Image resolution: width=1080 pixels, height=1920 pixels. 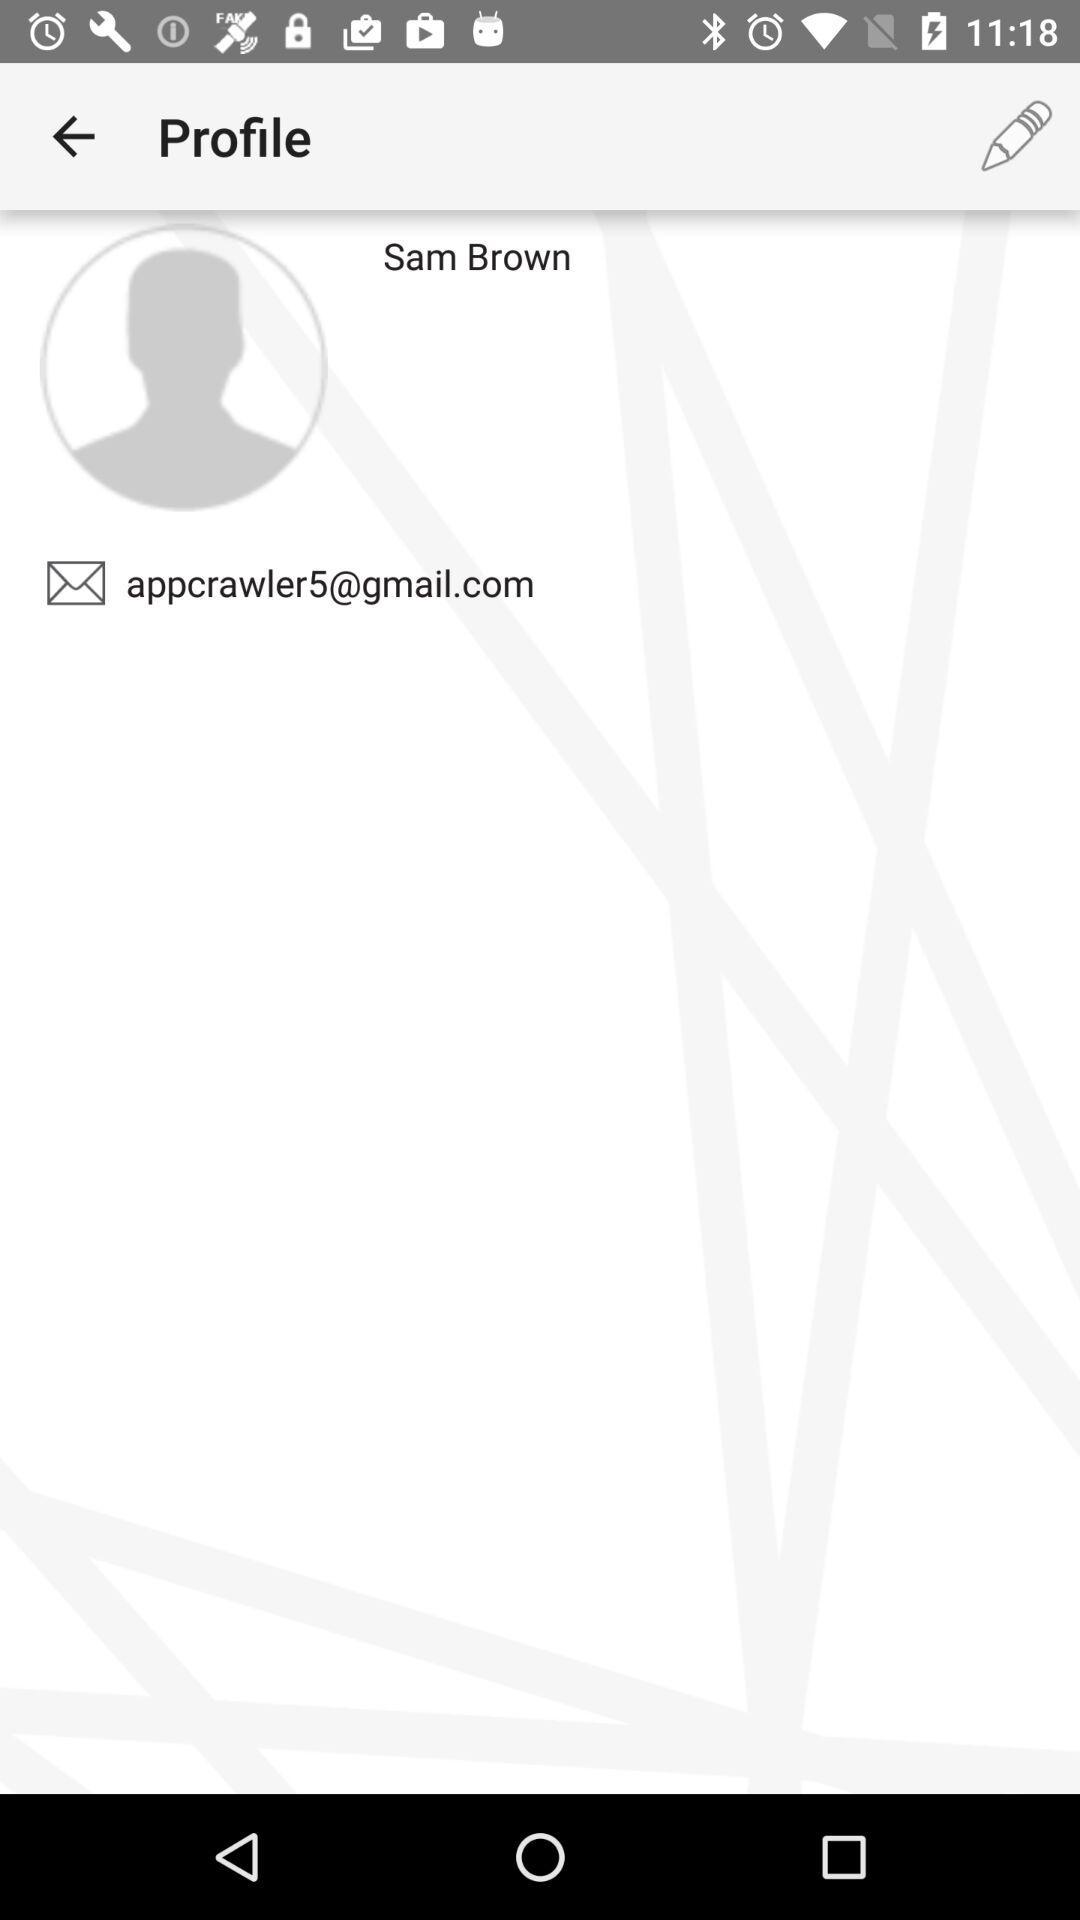 I want to click on click on favorites, so click(x=183, y=367).